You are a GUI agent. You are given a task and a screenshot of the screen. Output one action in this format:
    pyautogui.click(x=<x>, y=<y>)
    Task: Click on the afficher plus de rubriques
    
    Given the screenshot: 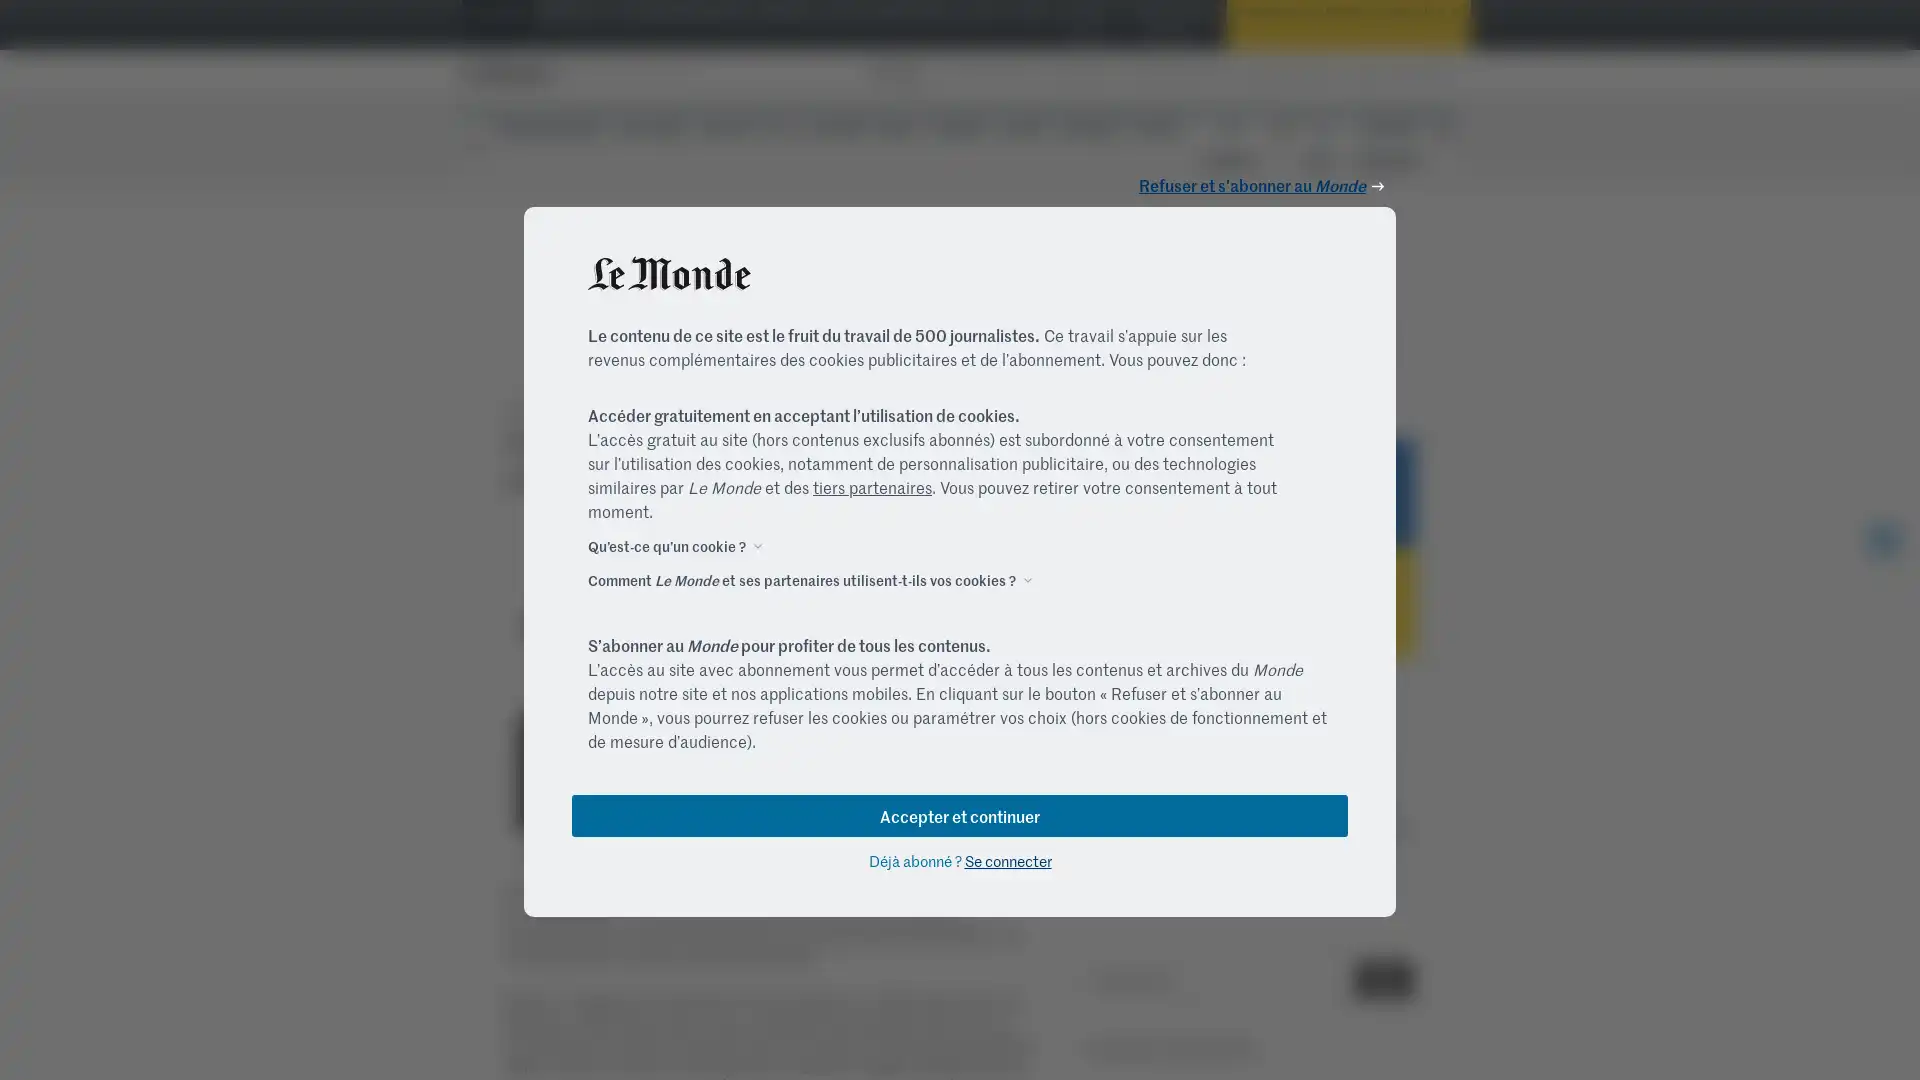 What is the action you would take?
    pyautogui.click(x=1443, y=130)
    